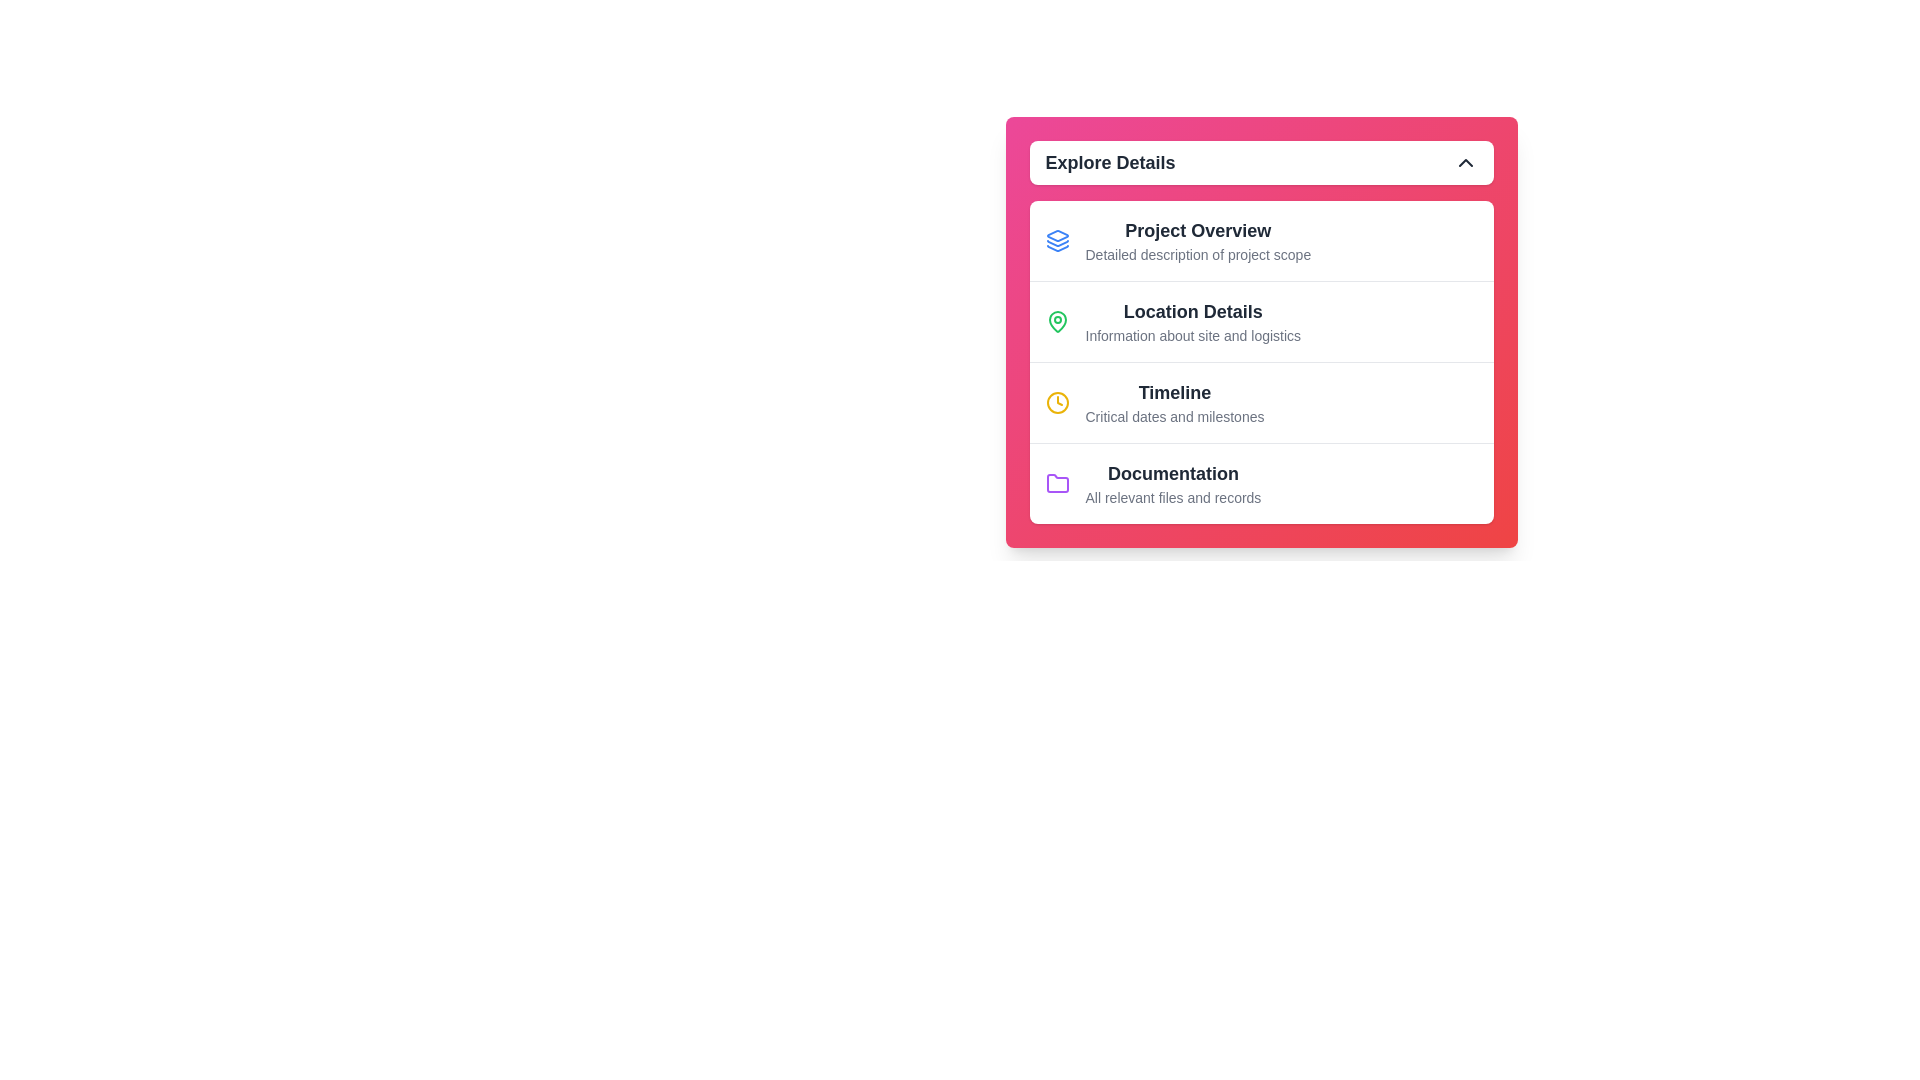 Image resolution: width=1920 pixels, height=1080 pixels. I want to click on the outer circular part of the clock icon, which is located to the left of the 'Timeline' label in the third row of the menu-like interface, so click(1056, 402).